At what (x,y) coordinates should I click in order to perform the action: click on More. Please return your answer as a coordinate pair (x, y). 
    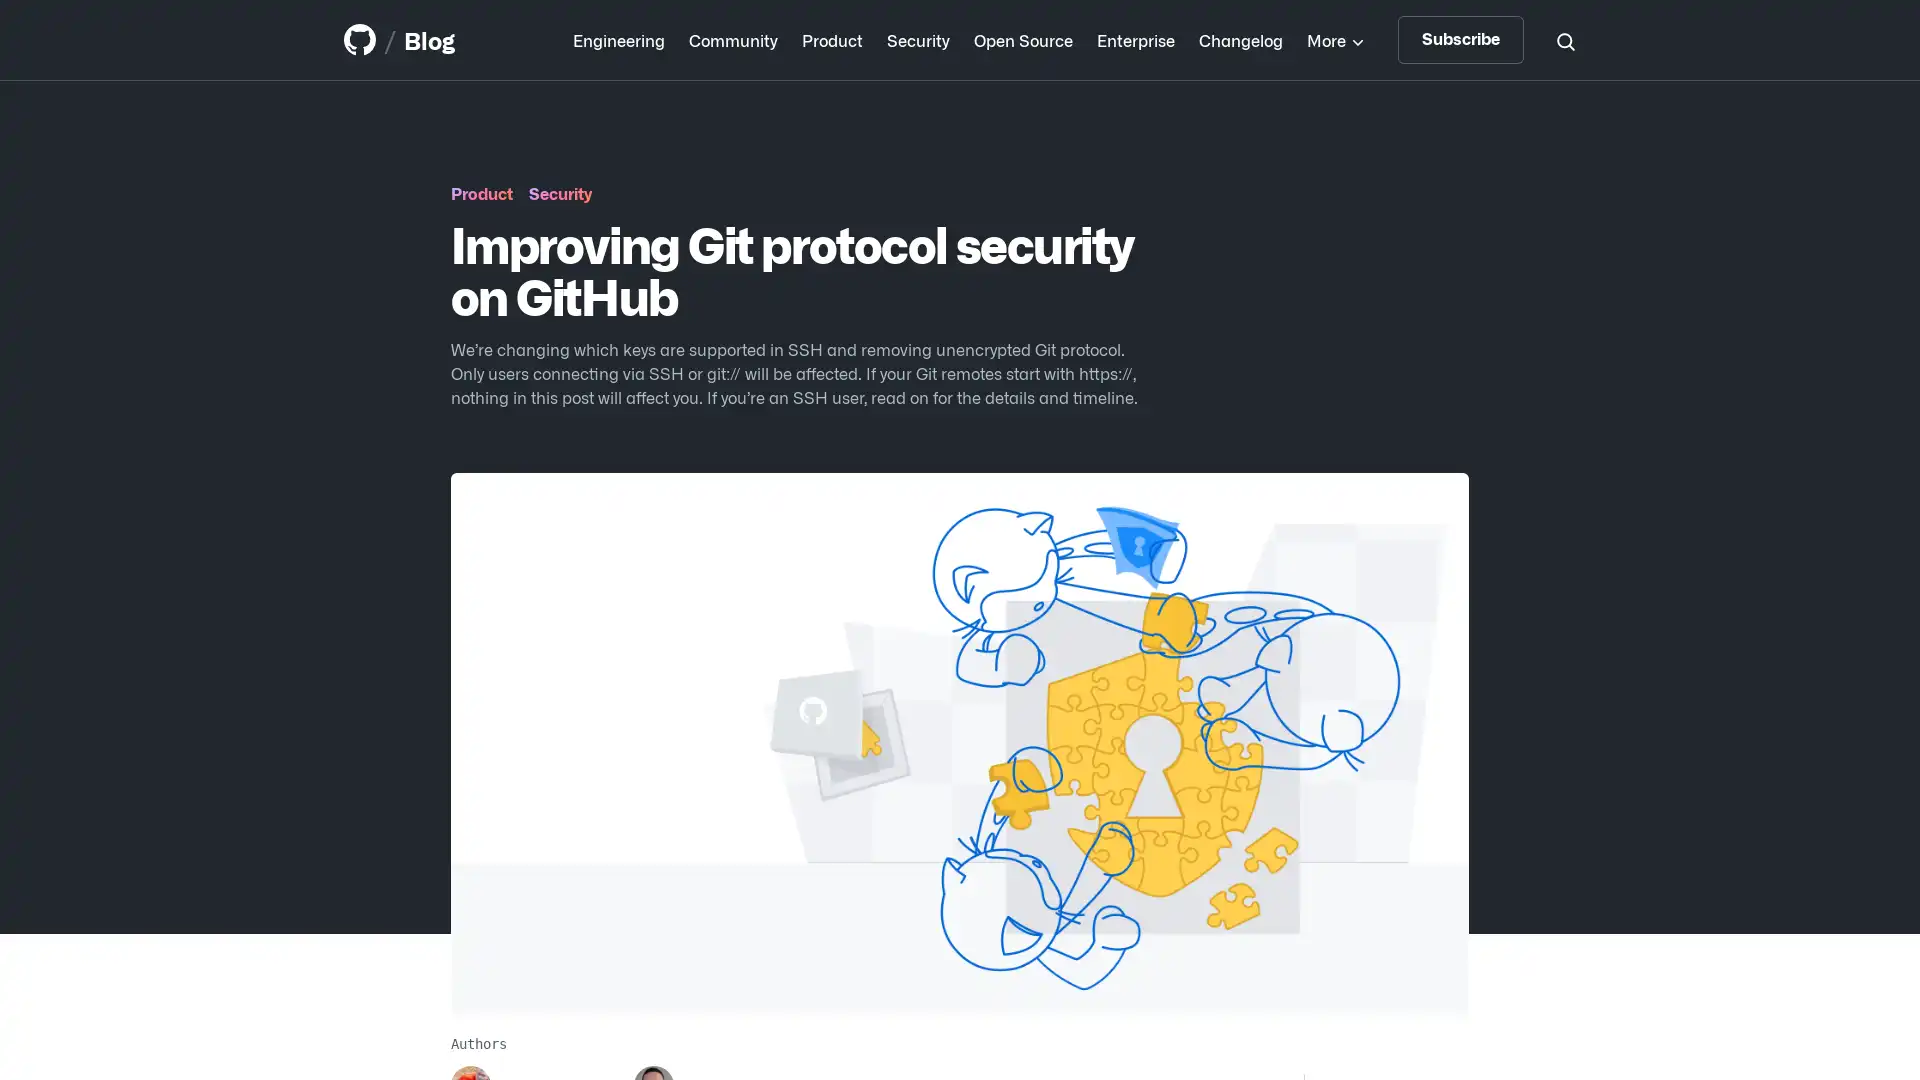
    Looking at the image, I should click on (1336, 38).